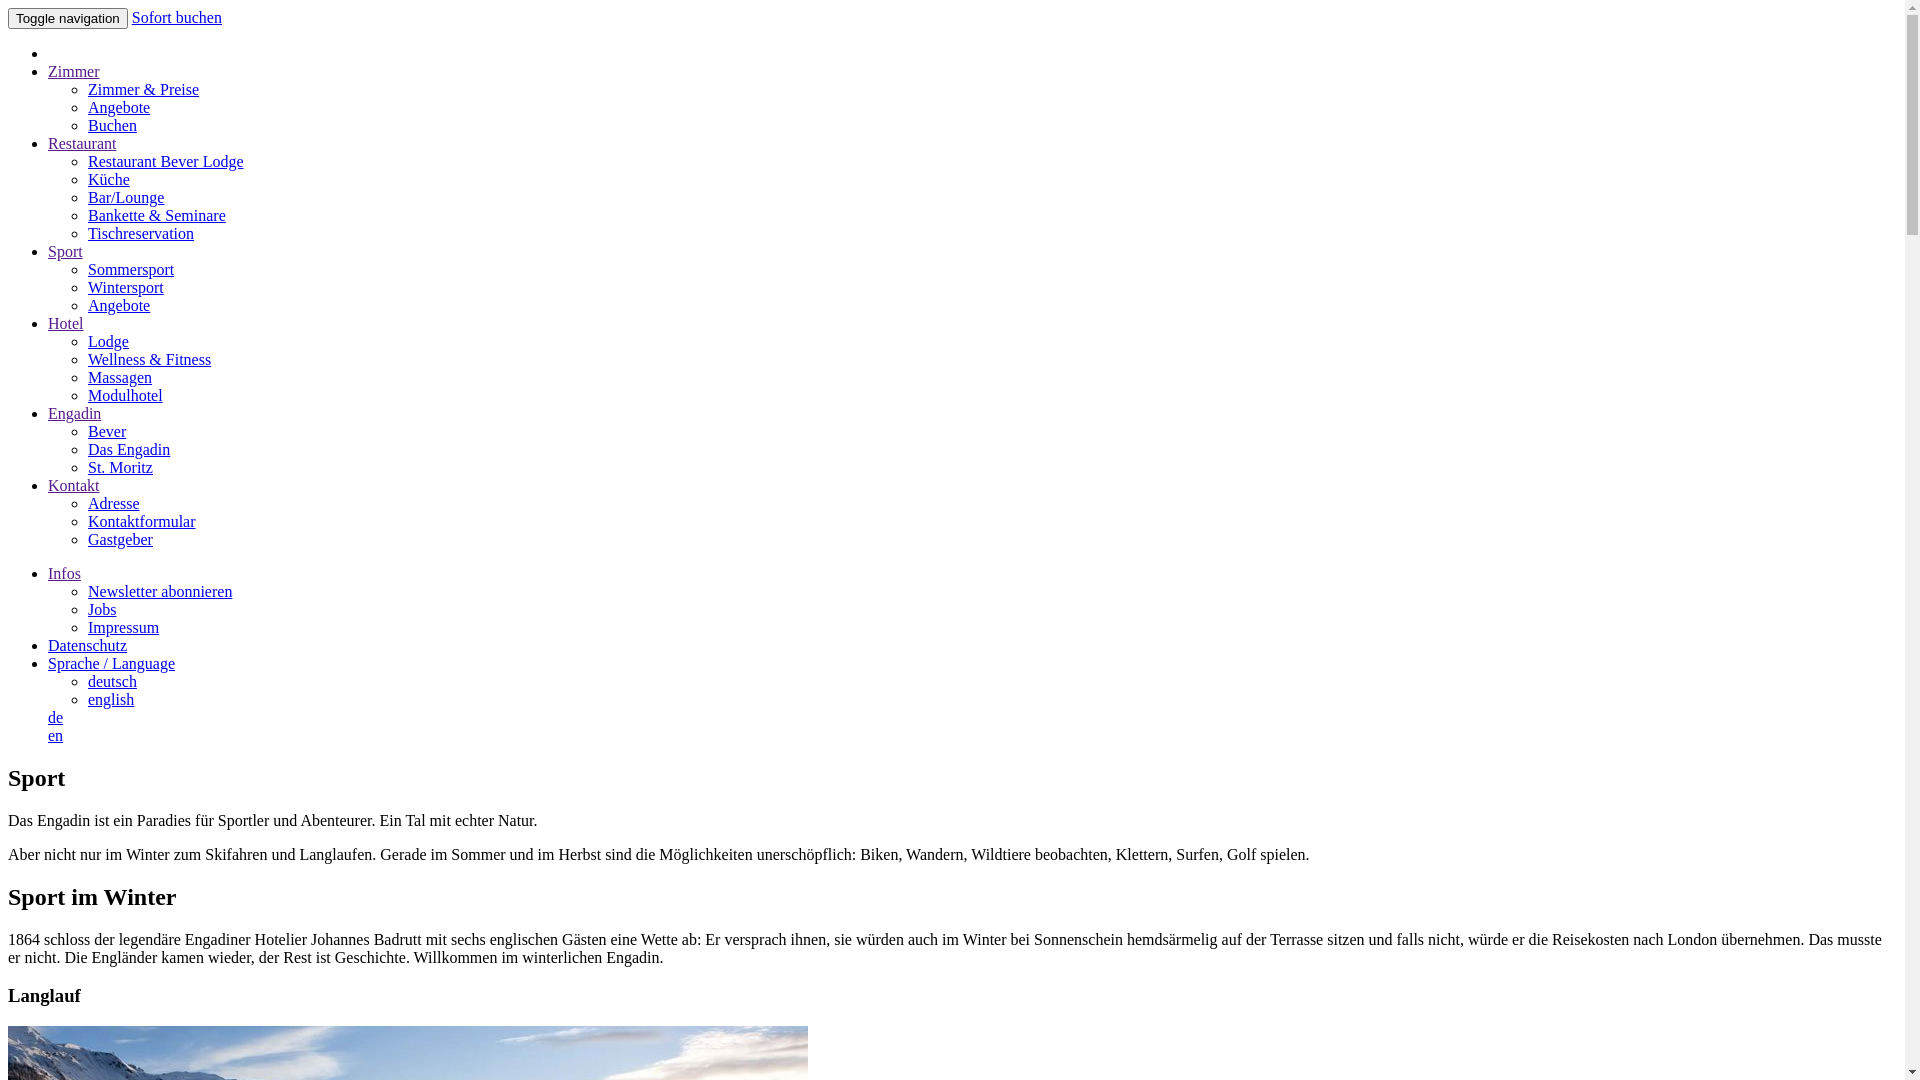 The width and height of the screenshot is (1920, 1080). Describe the element at coordinates (80, 142) in the screenshot. I see `'Restaurant'` at that location.